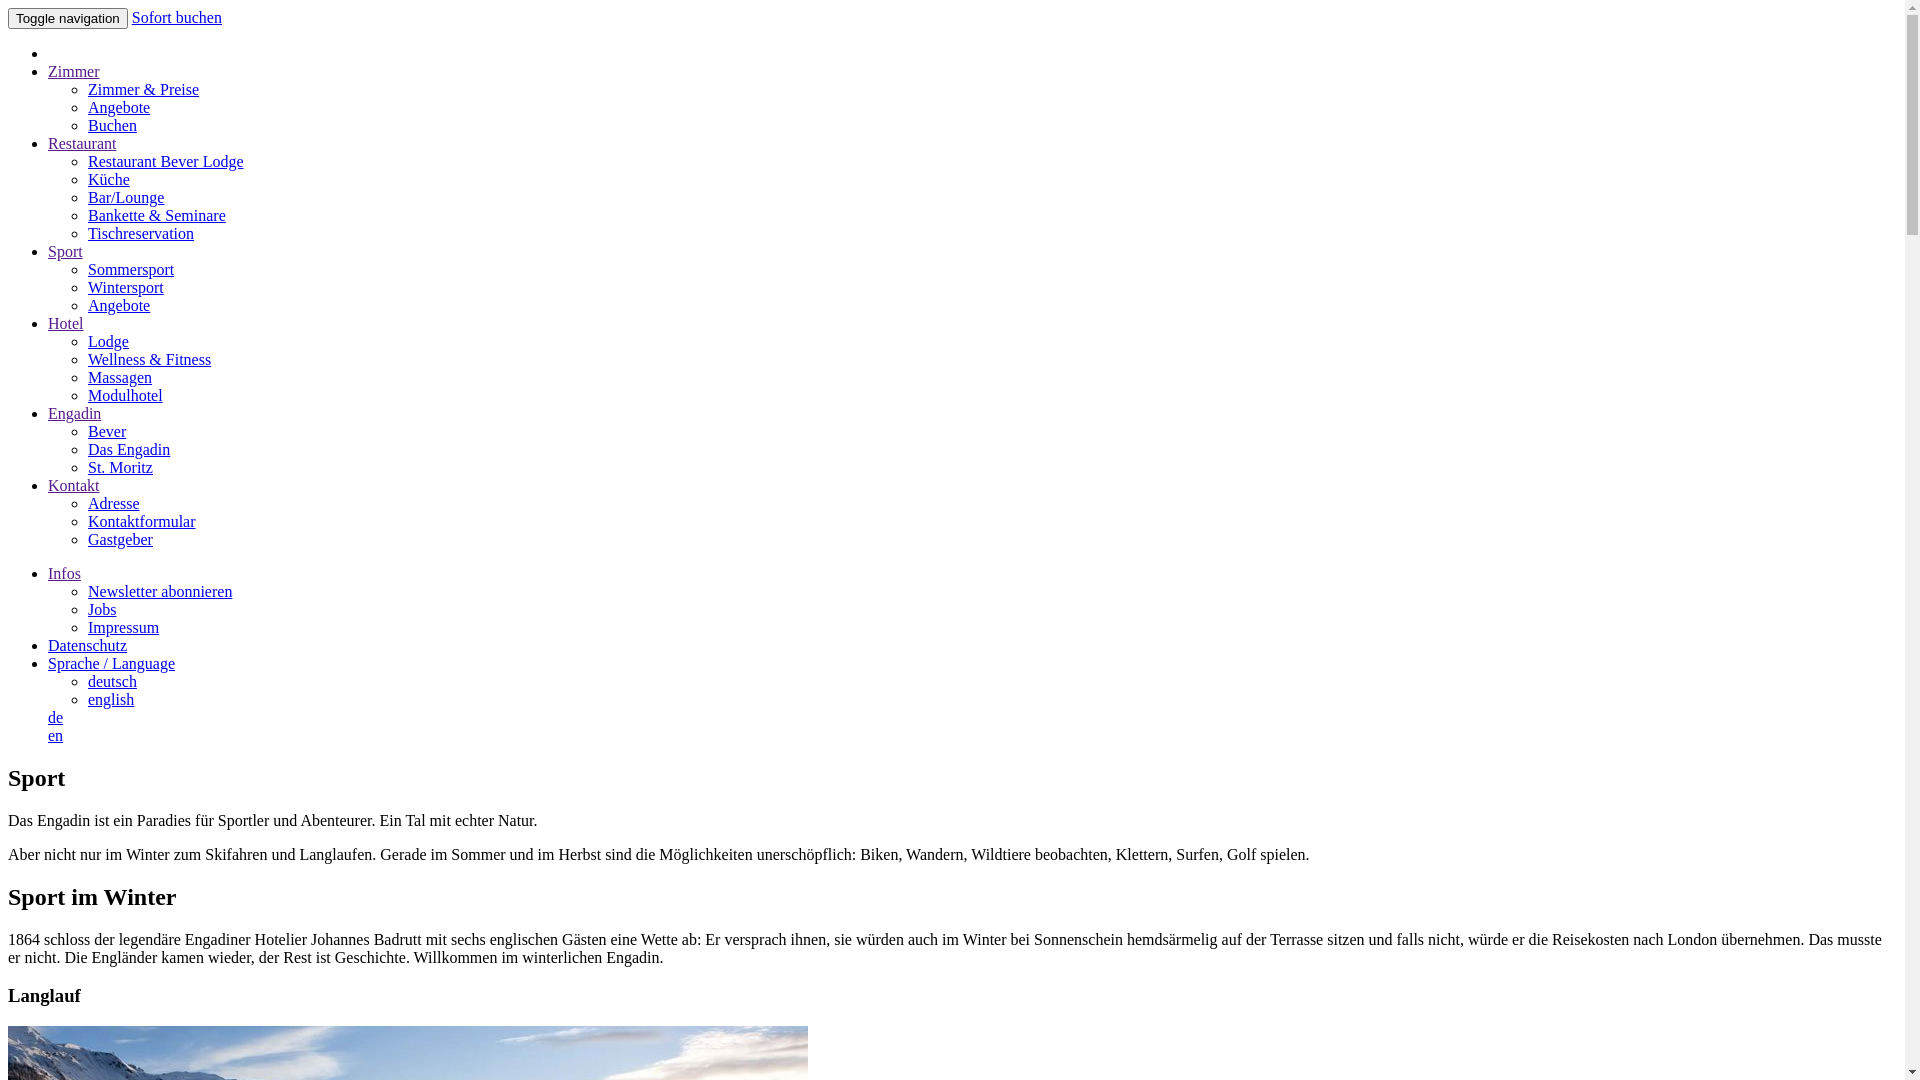 The width and height of the screenshot is (1920, 1080). Describe the element at coordinates (80, 142) in the screenshot. I see `'Restaurant'` at that location.